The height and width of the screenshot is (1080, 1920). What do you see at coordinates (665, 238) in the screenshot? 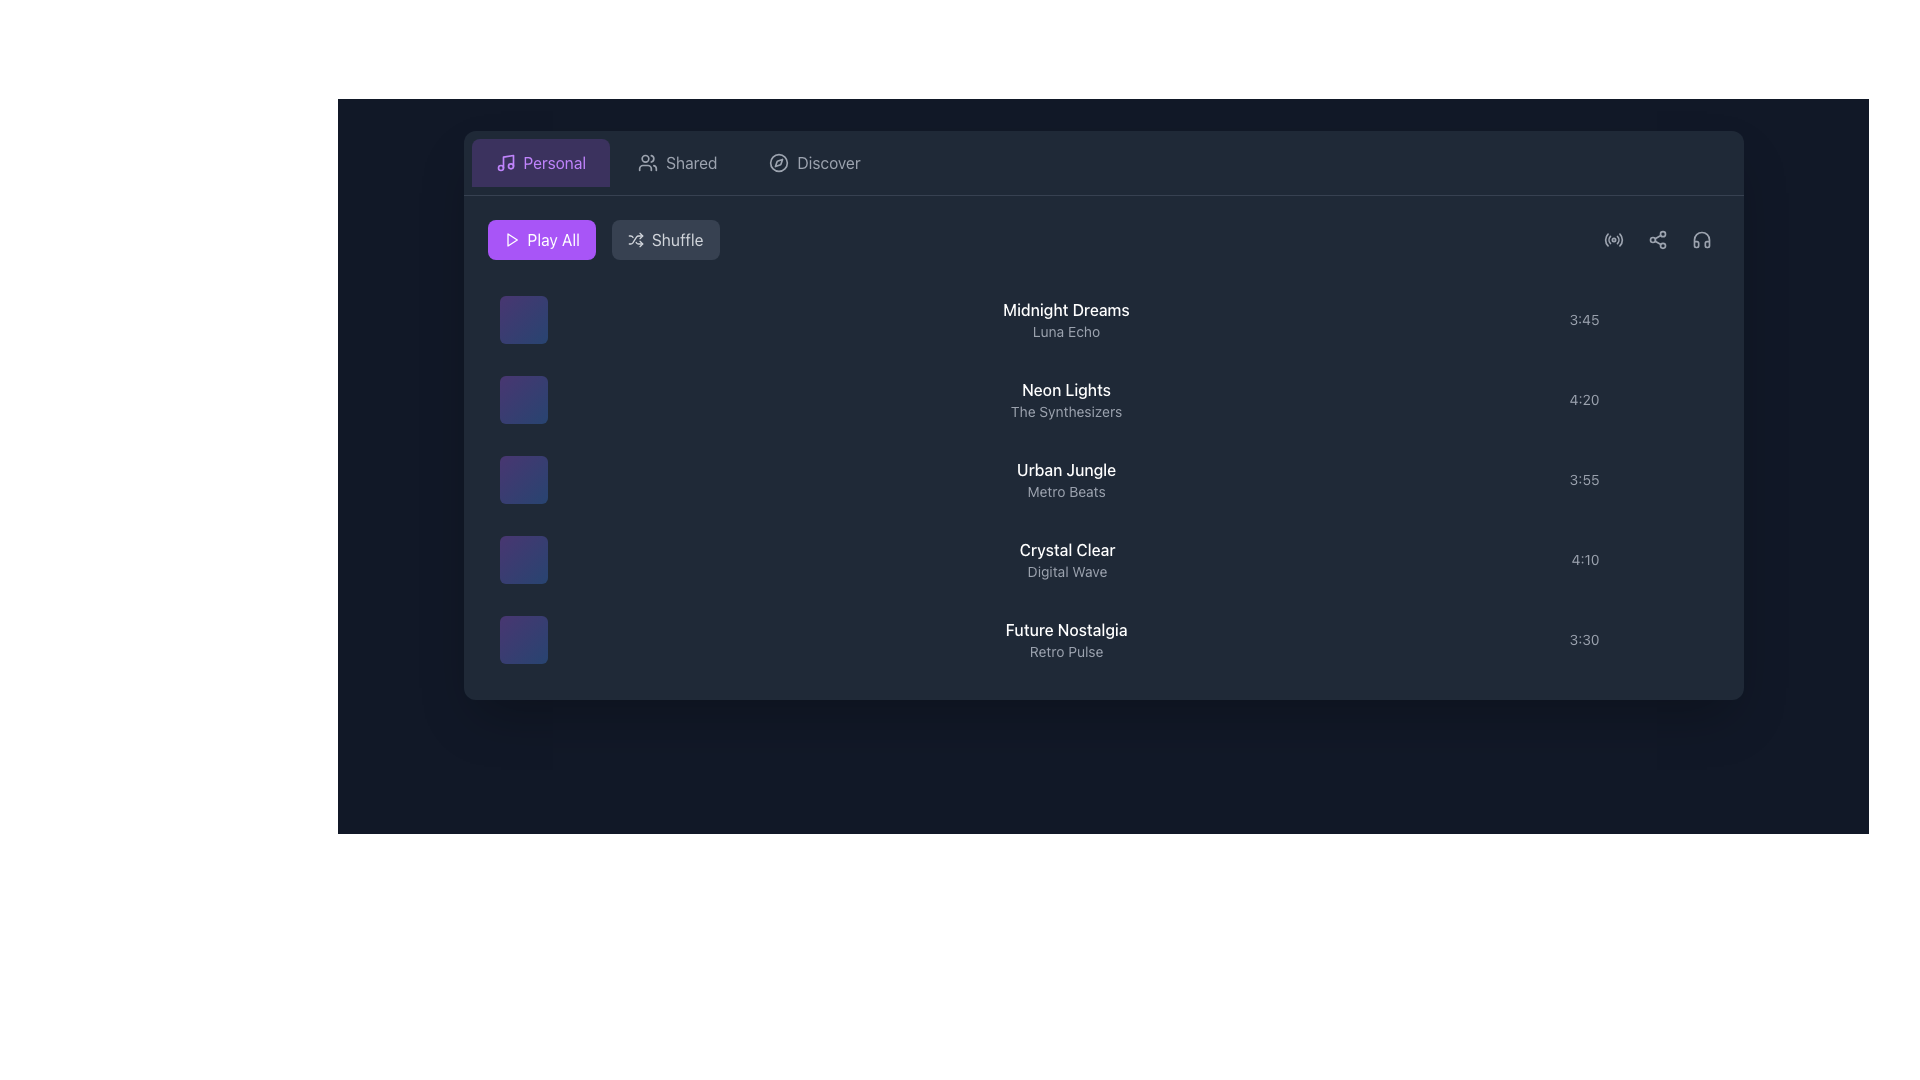
I see `the shuffle playback button, which is located to the right of the 'Play All' button in the top-left section of the interface` at bounding box center [665, 238].